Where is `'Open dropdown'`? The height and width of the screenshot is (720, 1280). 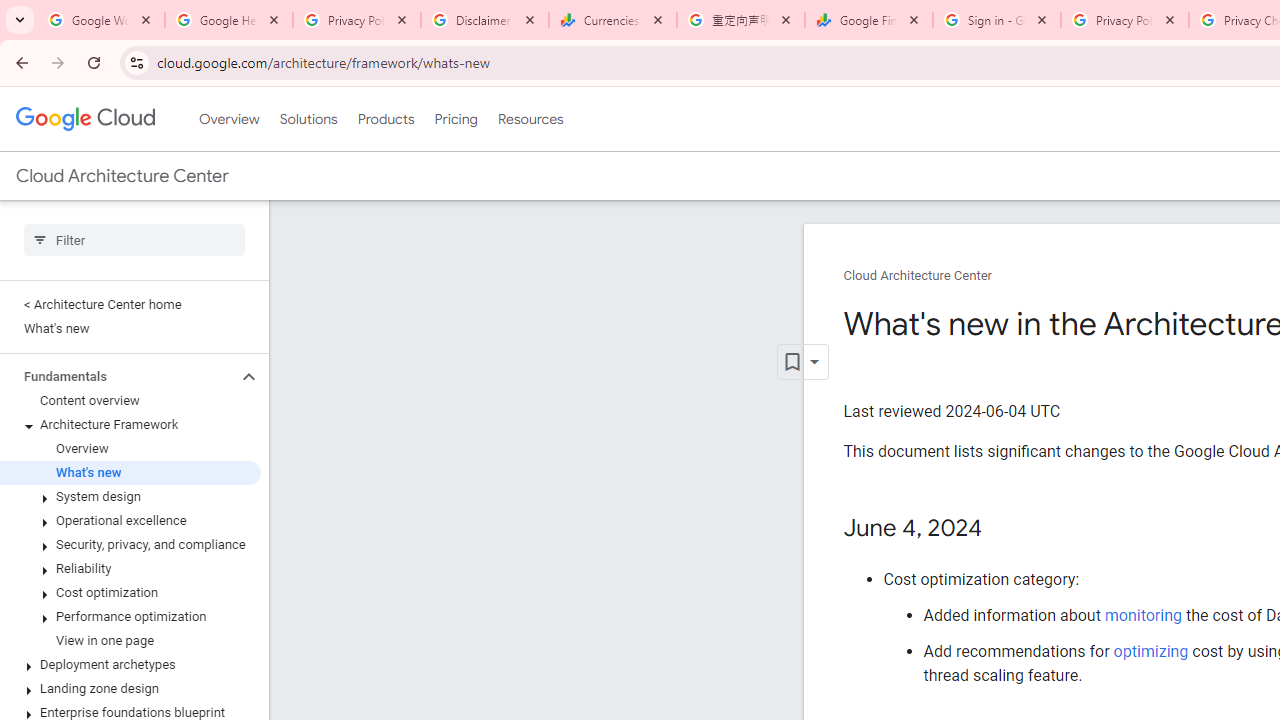 'Open dropdown' is located at coordinates (802, 362).